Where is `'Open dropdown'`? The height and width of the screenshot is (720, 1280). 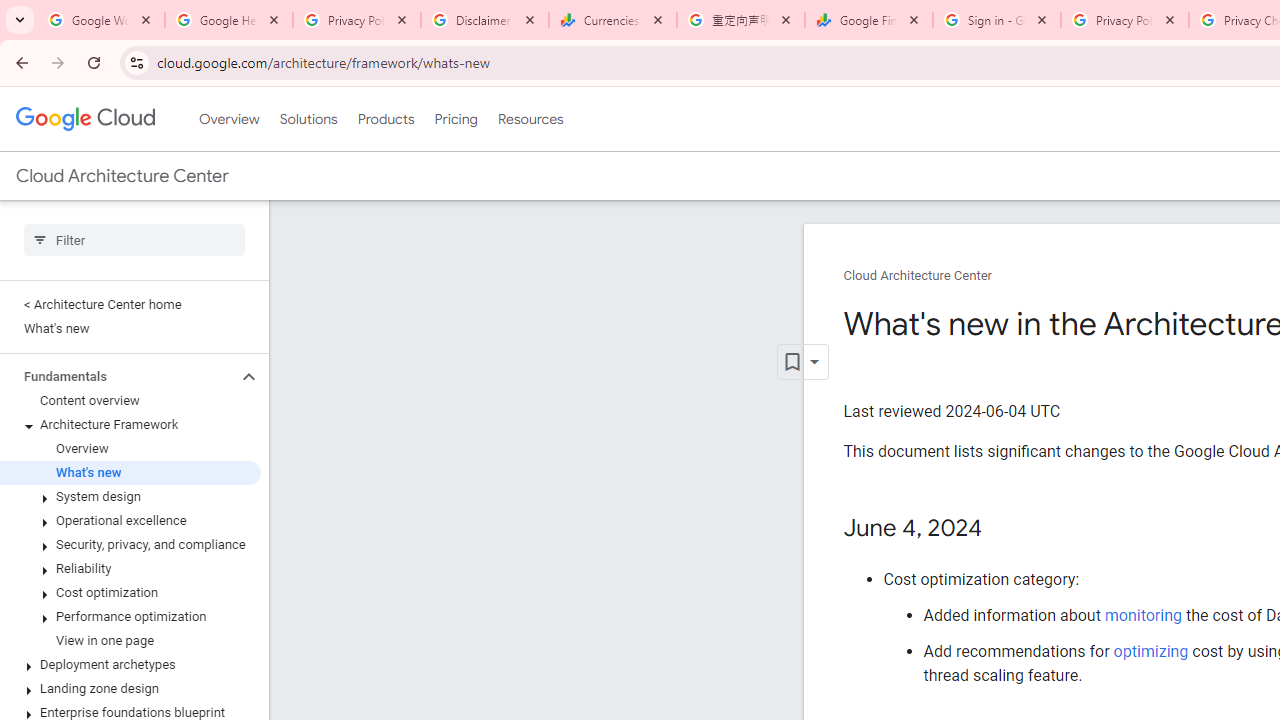 'Open dropdown' is located at coordinates (802, 362).